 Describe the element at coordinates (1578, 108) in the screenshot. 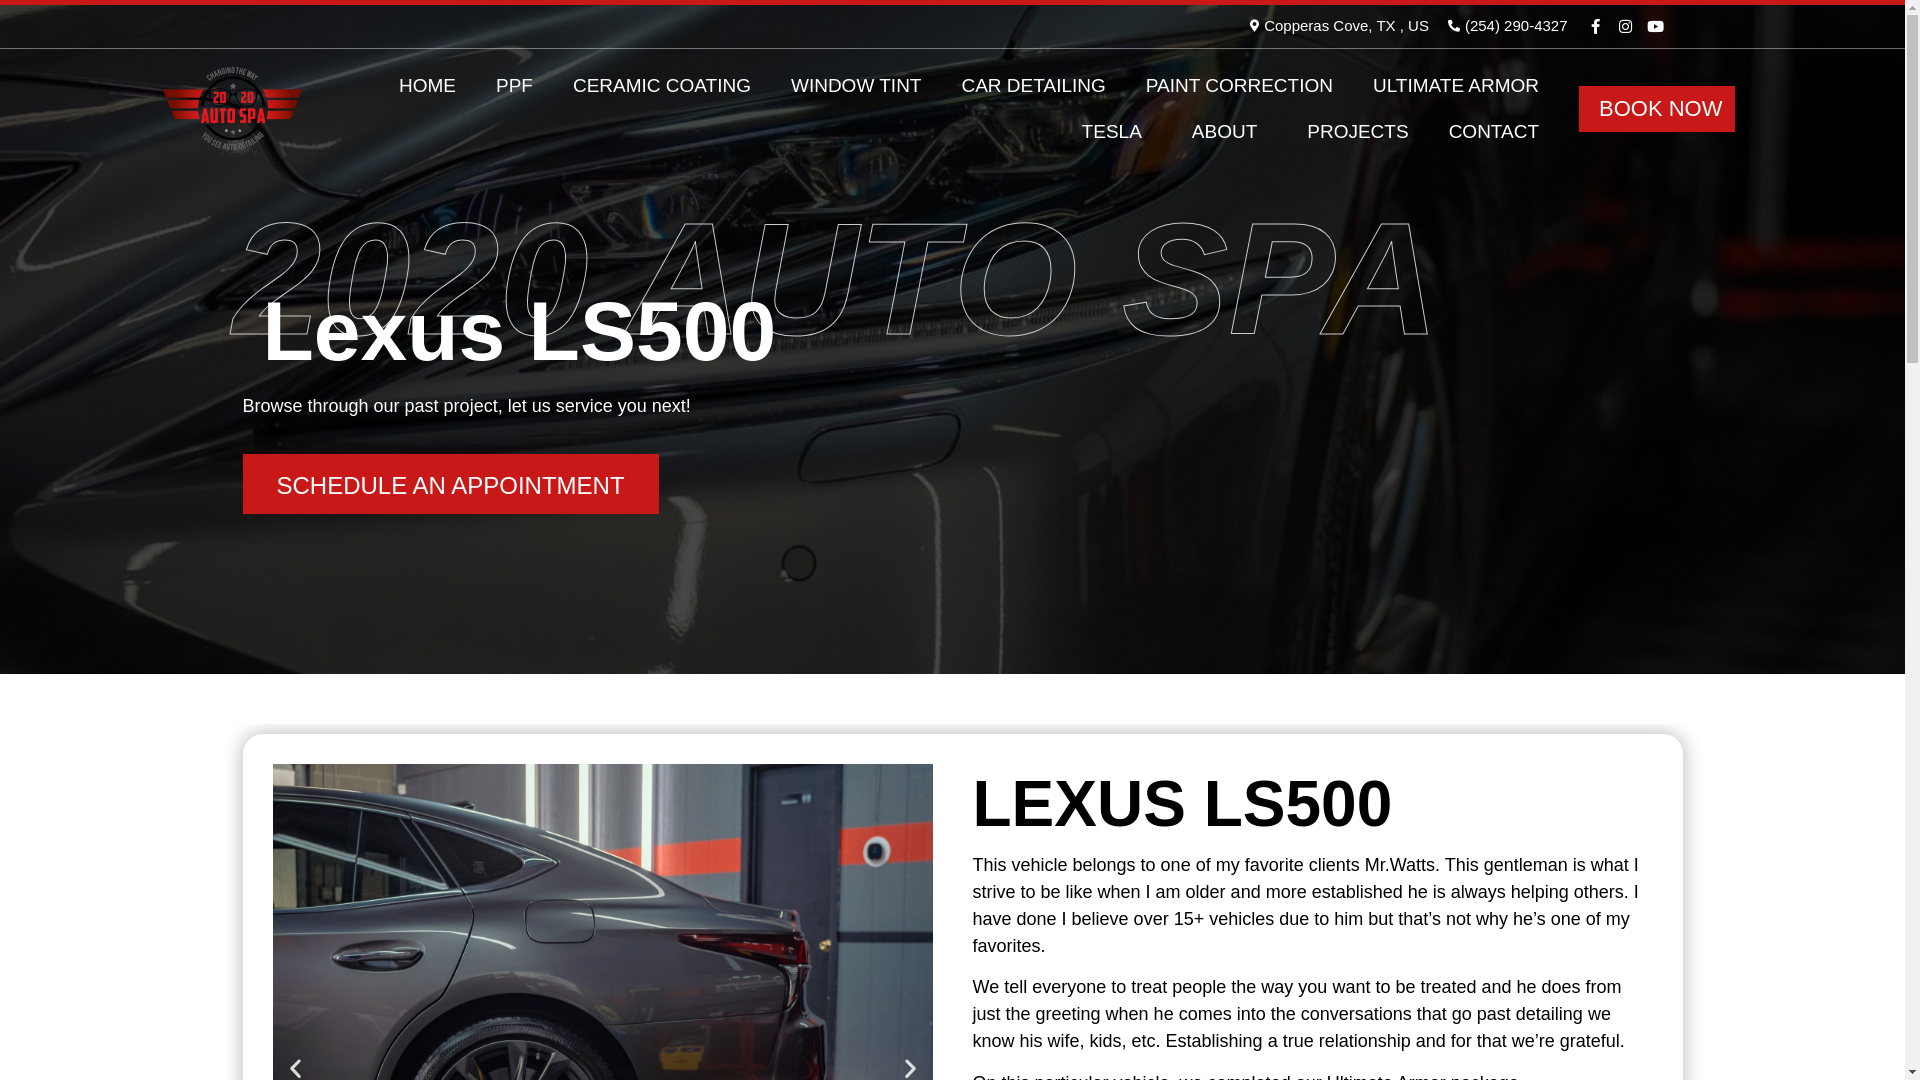

I see `'BOOK NOW'` at that location.